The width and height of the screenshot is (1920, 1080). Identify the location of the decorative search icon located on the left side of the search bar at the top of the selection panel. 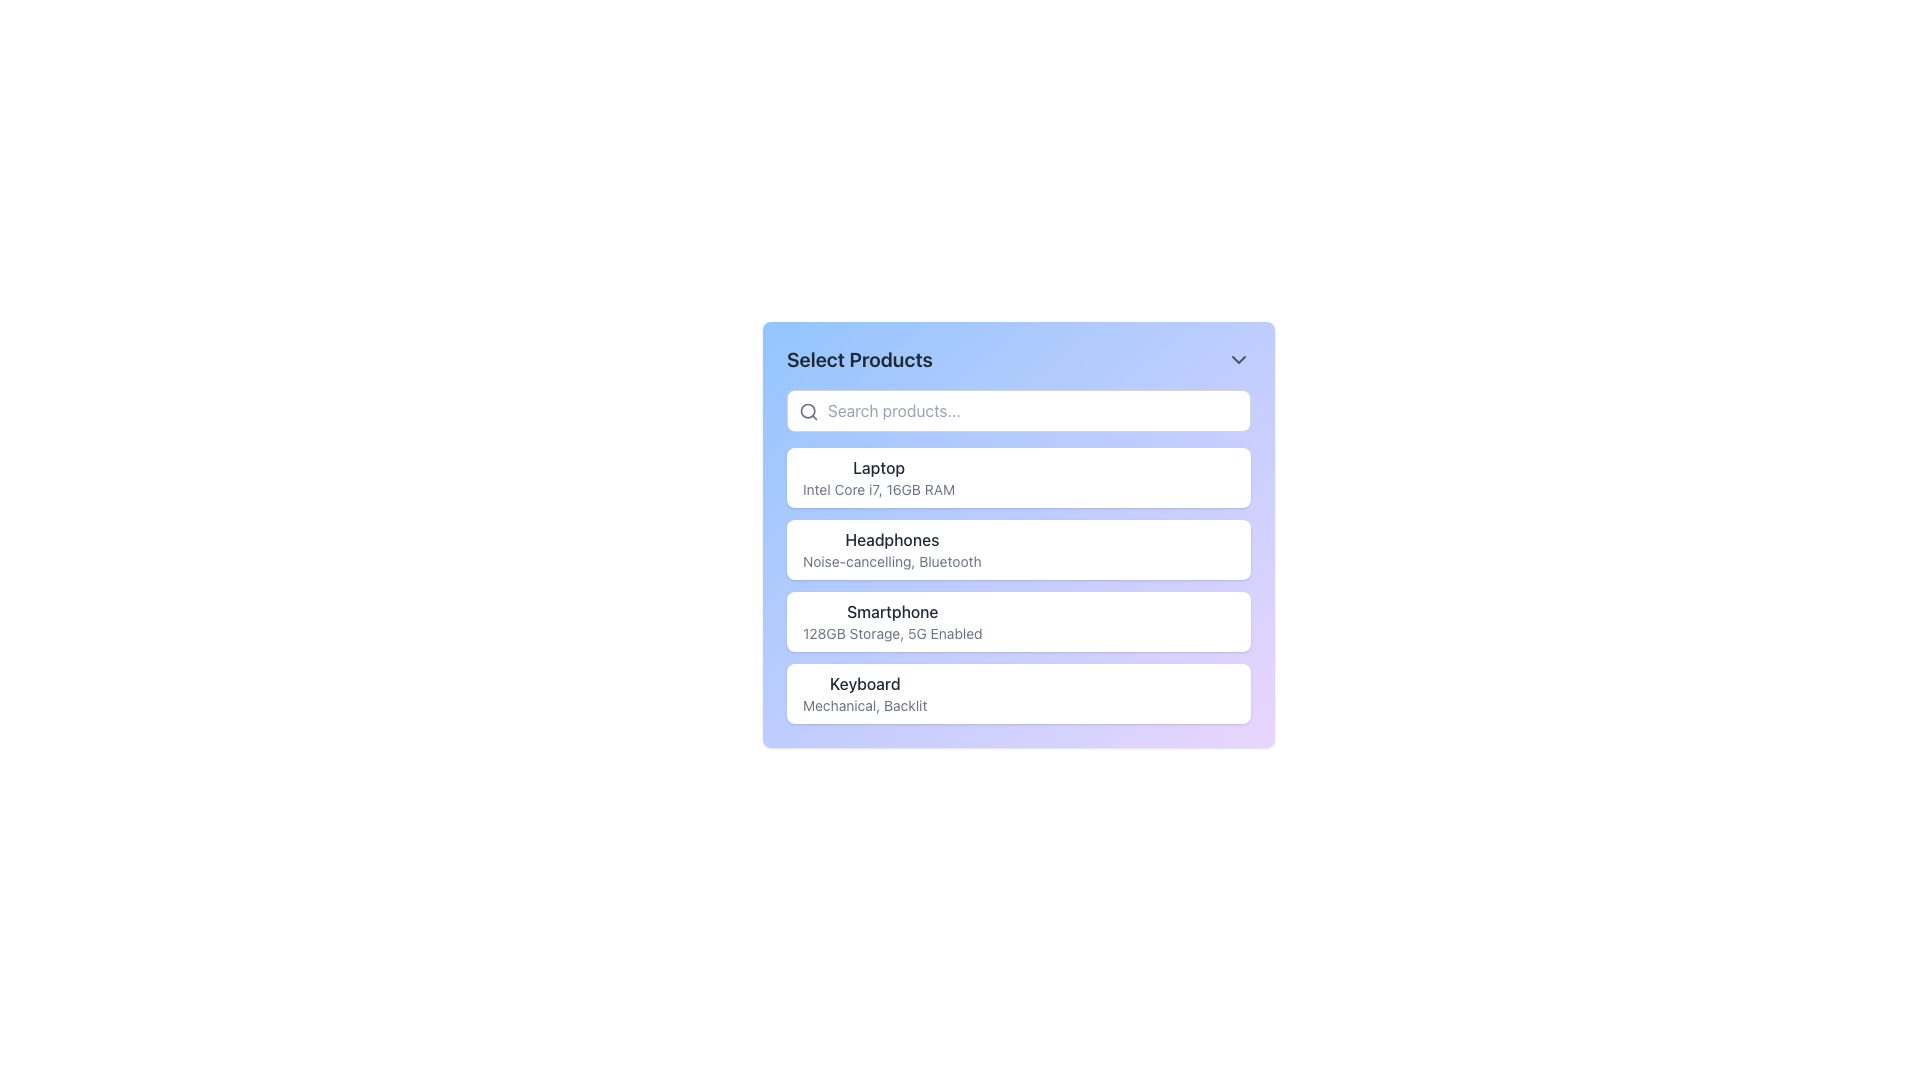
(809, 411).